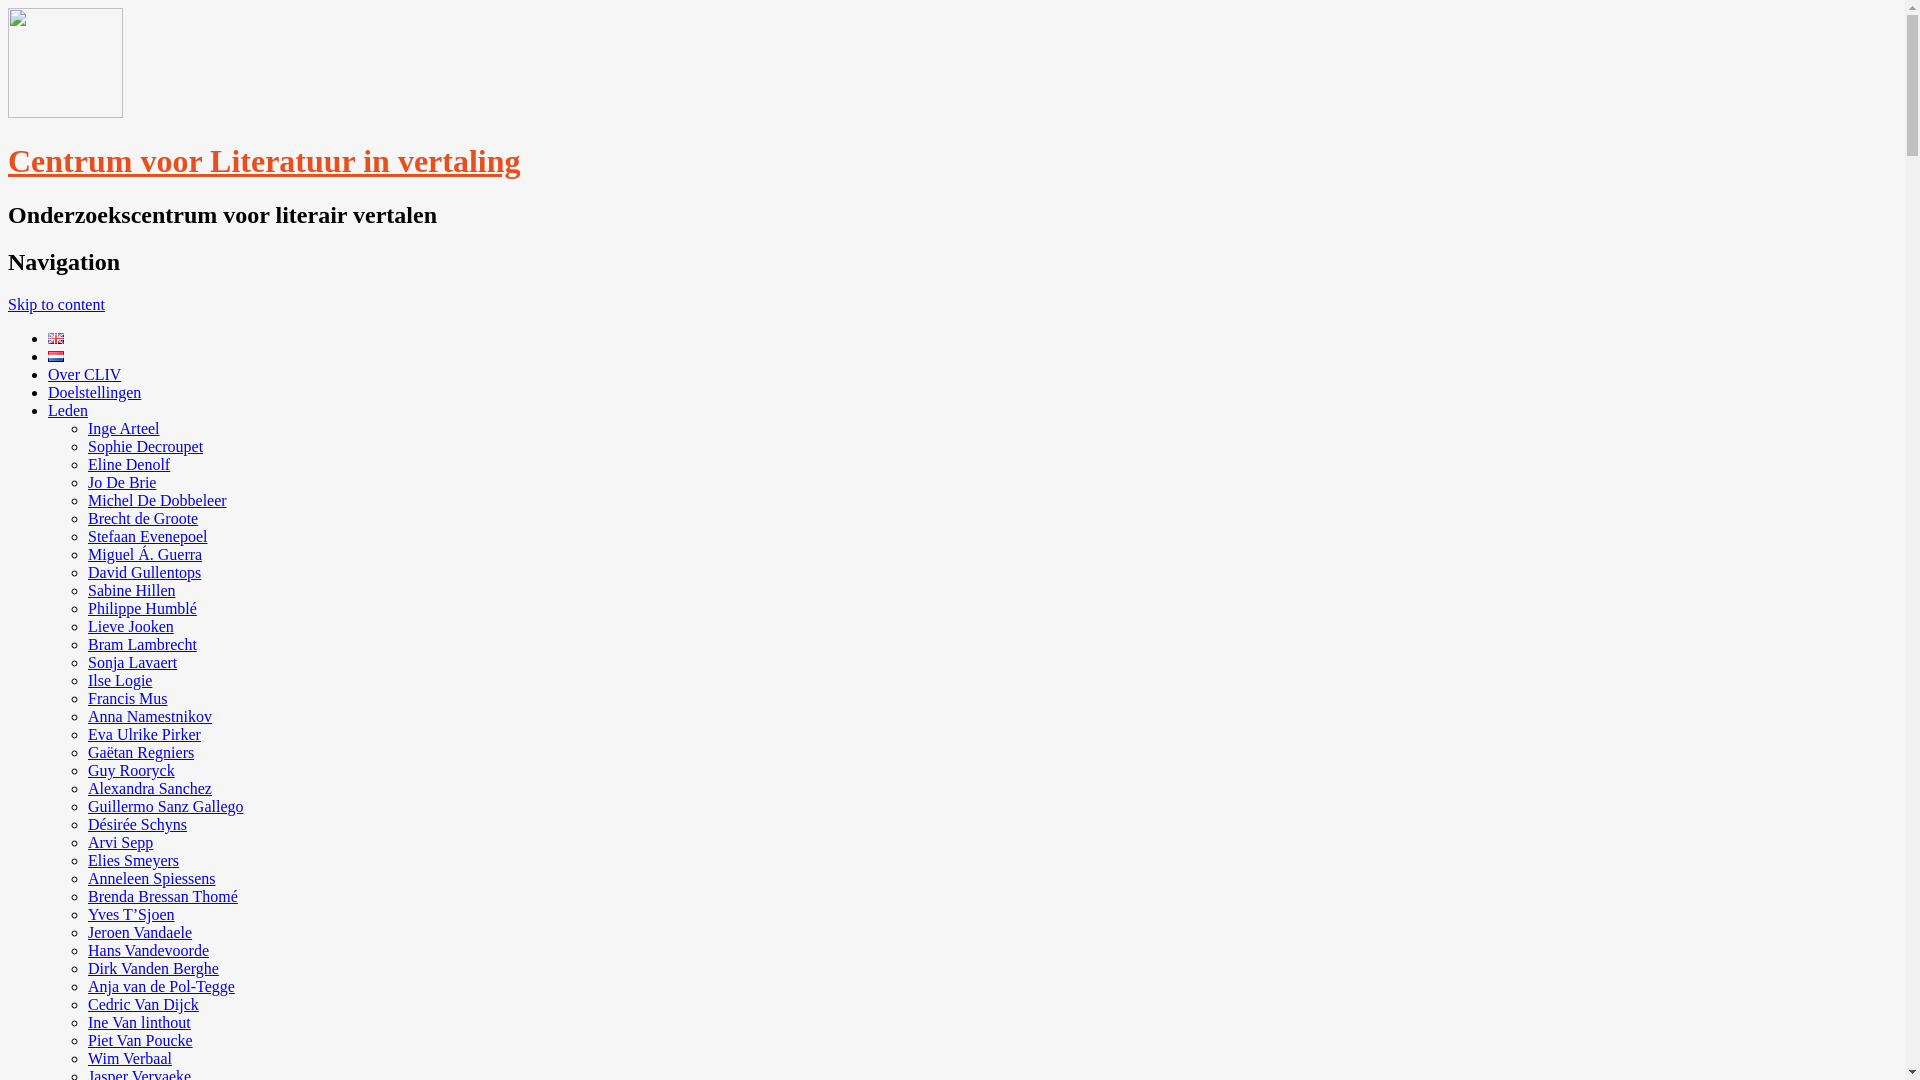  I want to click on 'Michel De Dobbeleer', so click(156, 499).